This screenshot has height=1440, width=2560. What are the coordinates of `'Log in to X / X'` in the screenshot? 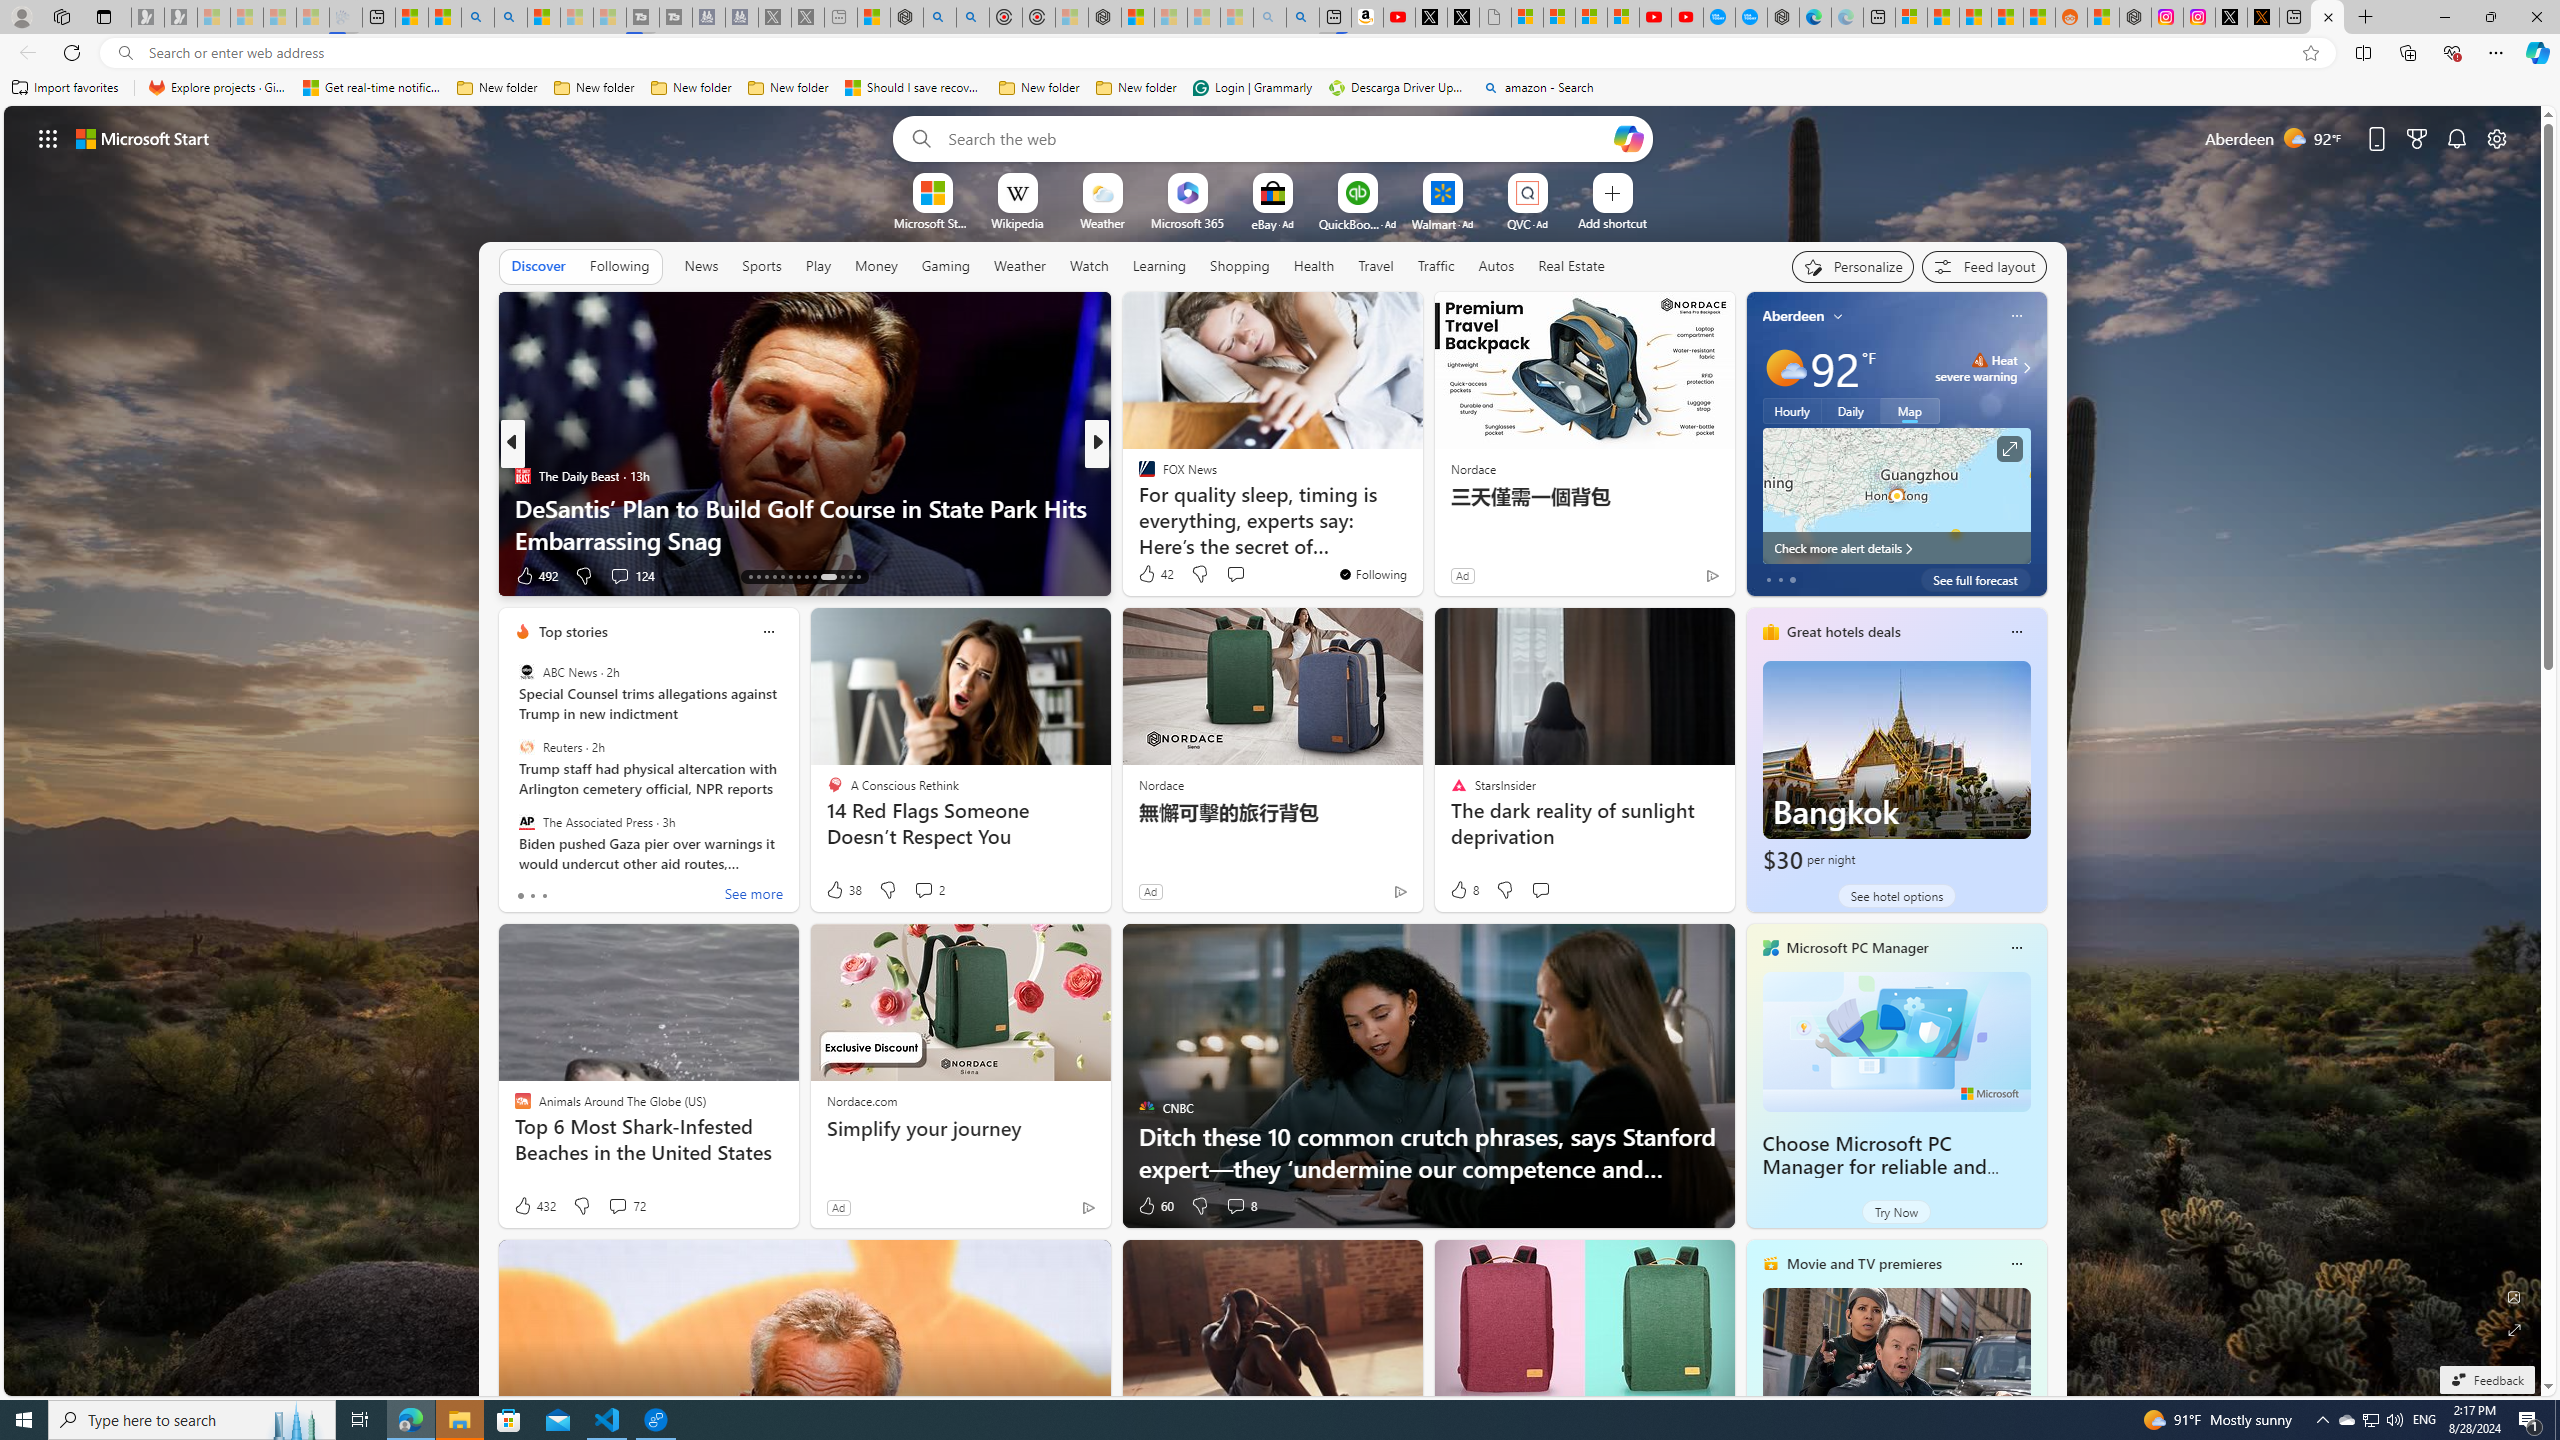 It's located at (2230, 16).